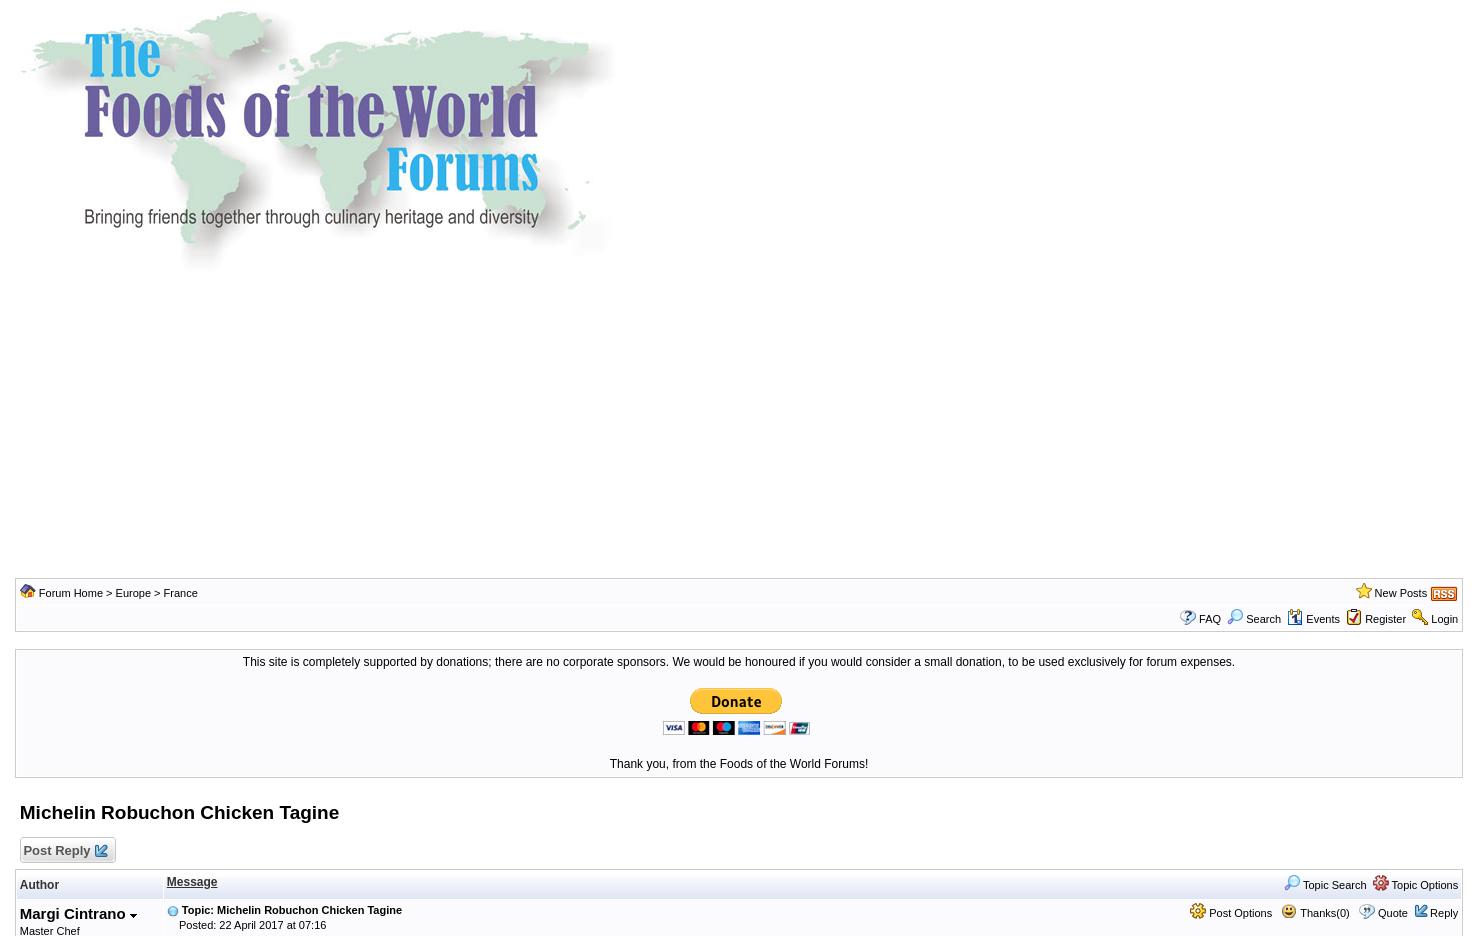 The width and height of the screenshot is (1478, 936). Describe the element at coordinates (1443, 618) in the screenshot. I see `'Login'` at that location.